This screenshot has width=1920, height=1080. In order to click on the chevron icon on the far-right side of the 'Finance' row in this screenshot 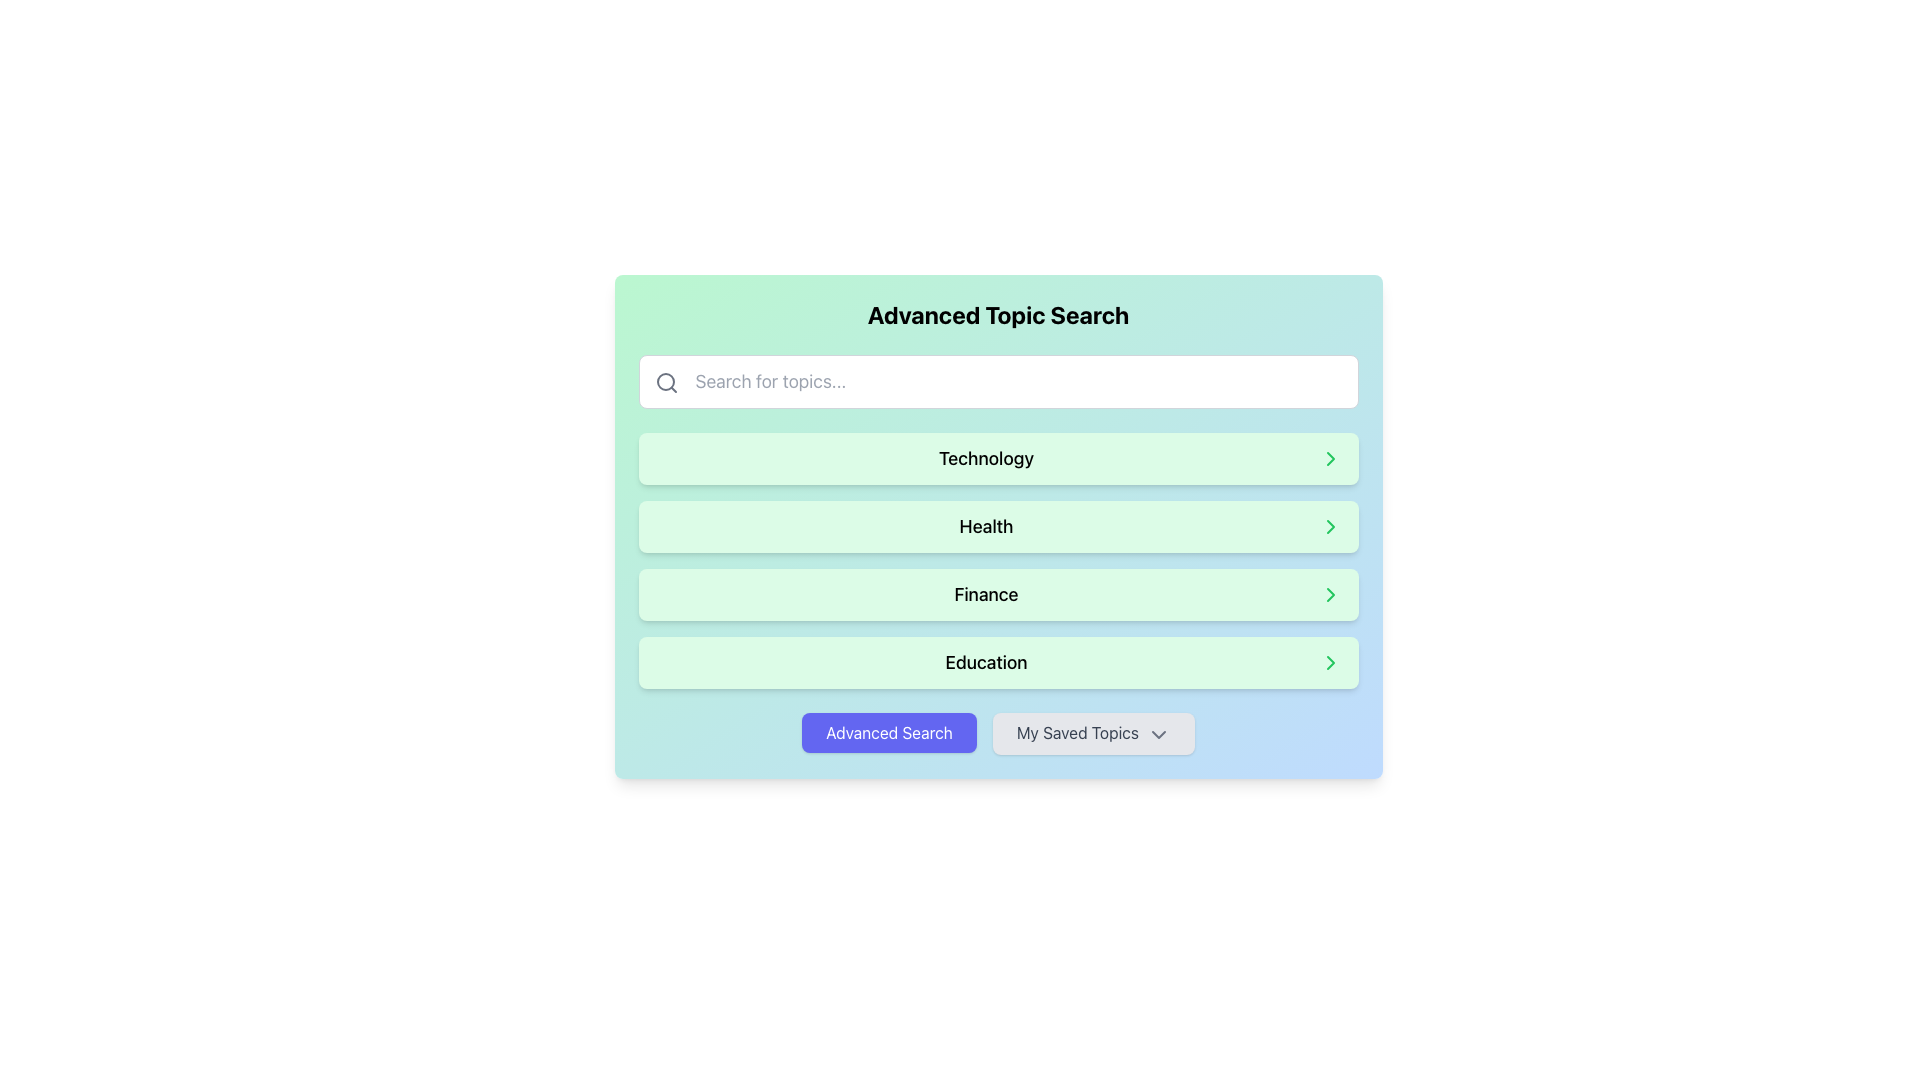, I will do `click(1330, 593)`.